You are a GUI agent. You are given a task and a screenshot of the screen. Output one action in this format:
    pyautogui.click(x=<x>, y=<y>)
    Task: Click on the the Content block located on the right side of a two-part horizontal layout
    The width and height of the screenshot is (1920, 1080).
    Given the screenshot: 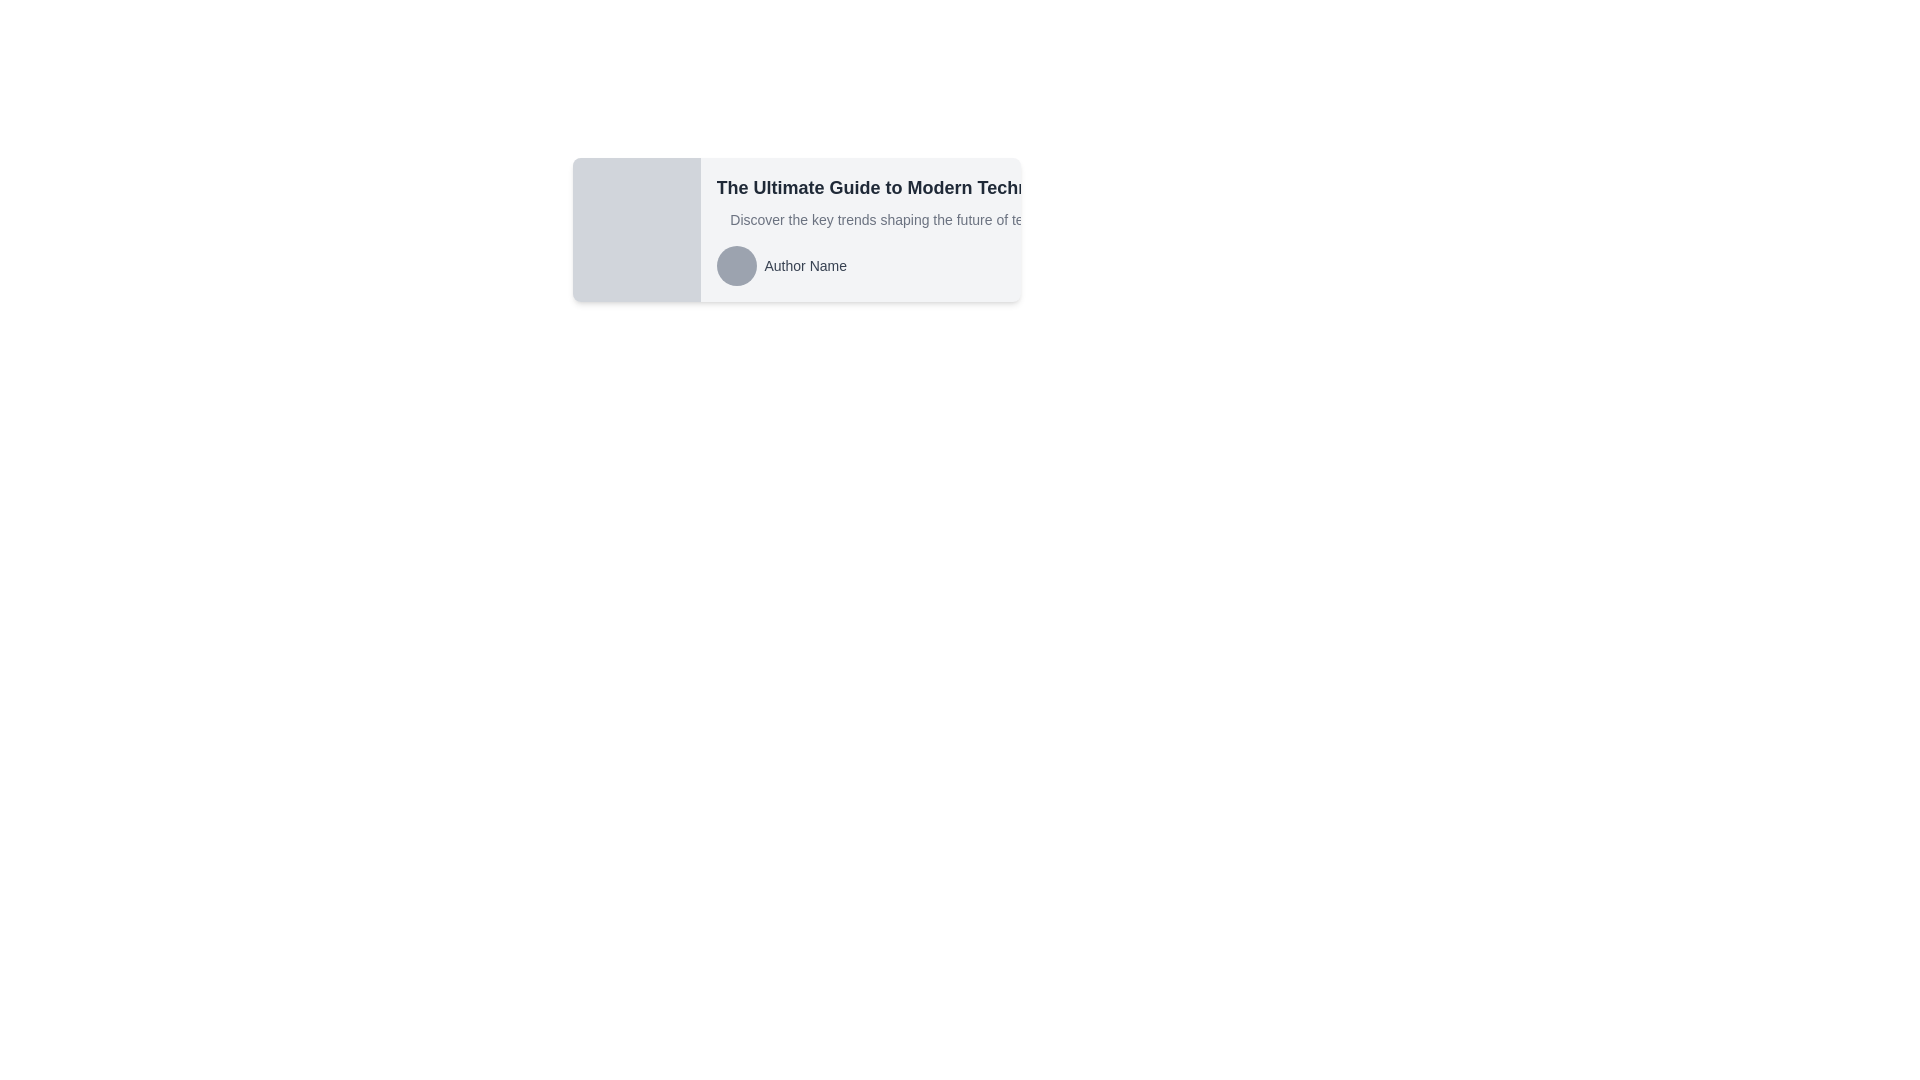 What is the action you would take?
    pyautogui.click(x=937, y=229)
    